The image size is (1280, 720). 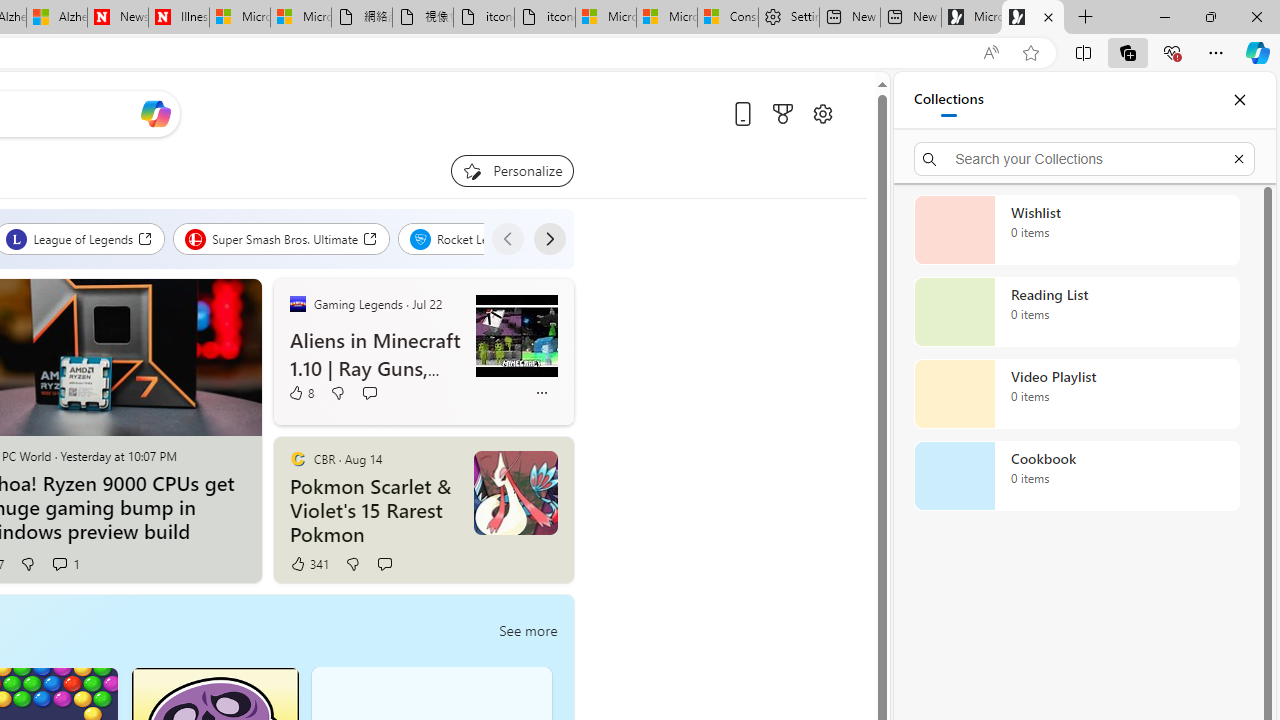 What do you see at coordinates (281, 238) in the screenshot?
I see `'Super Smash Bros. Ultimate'` at bounding box center [281, 238].